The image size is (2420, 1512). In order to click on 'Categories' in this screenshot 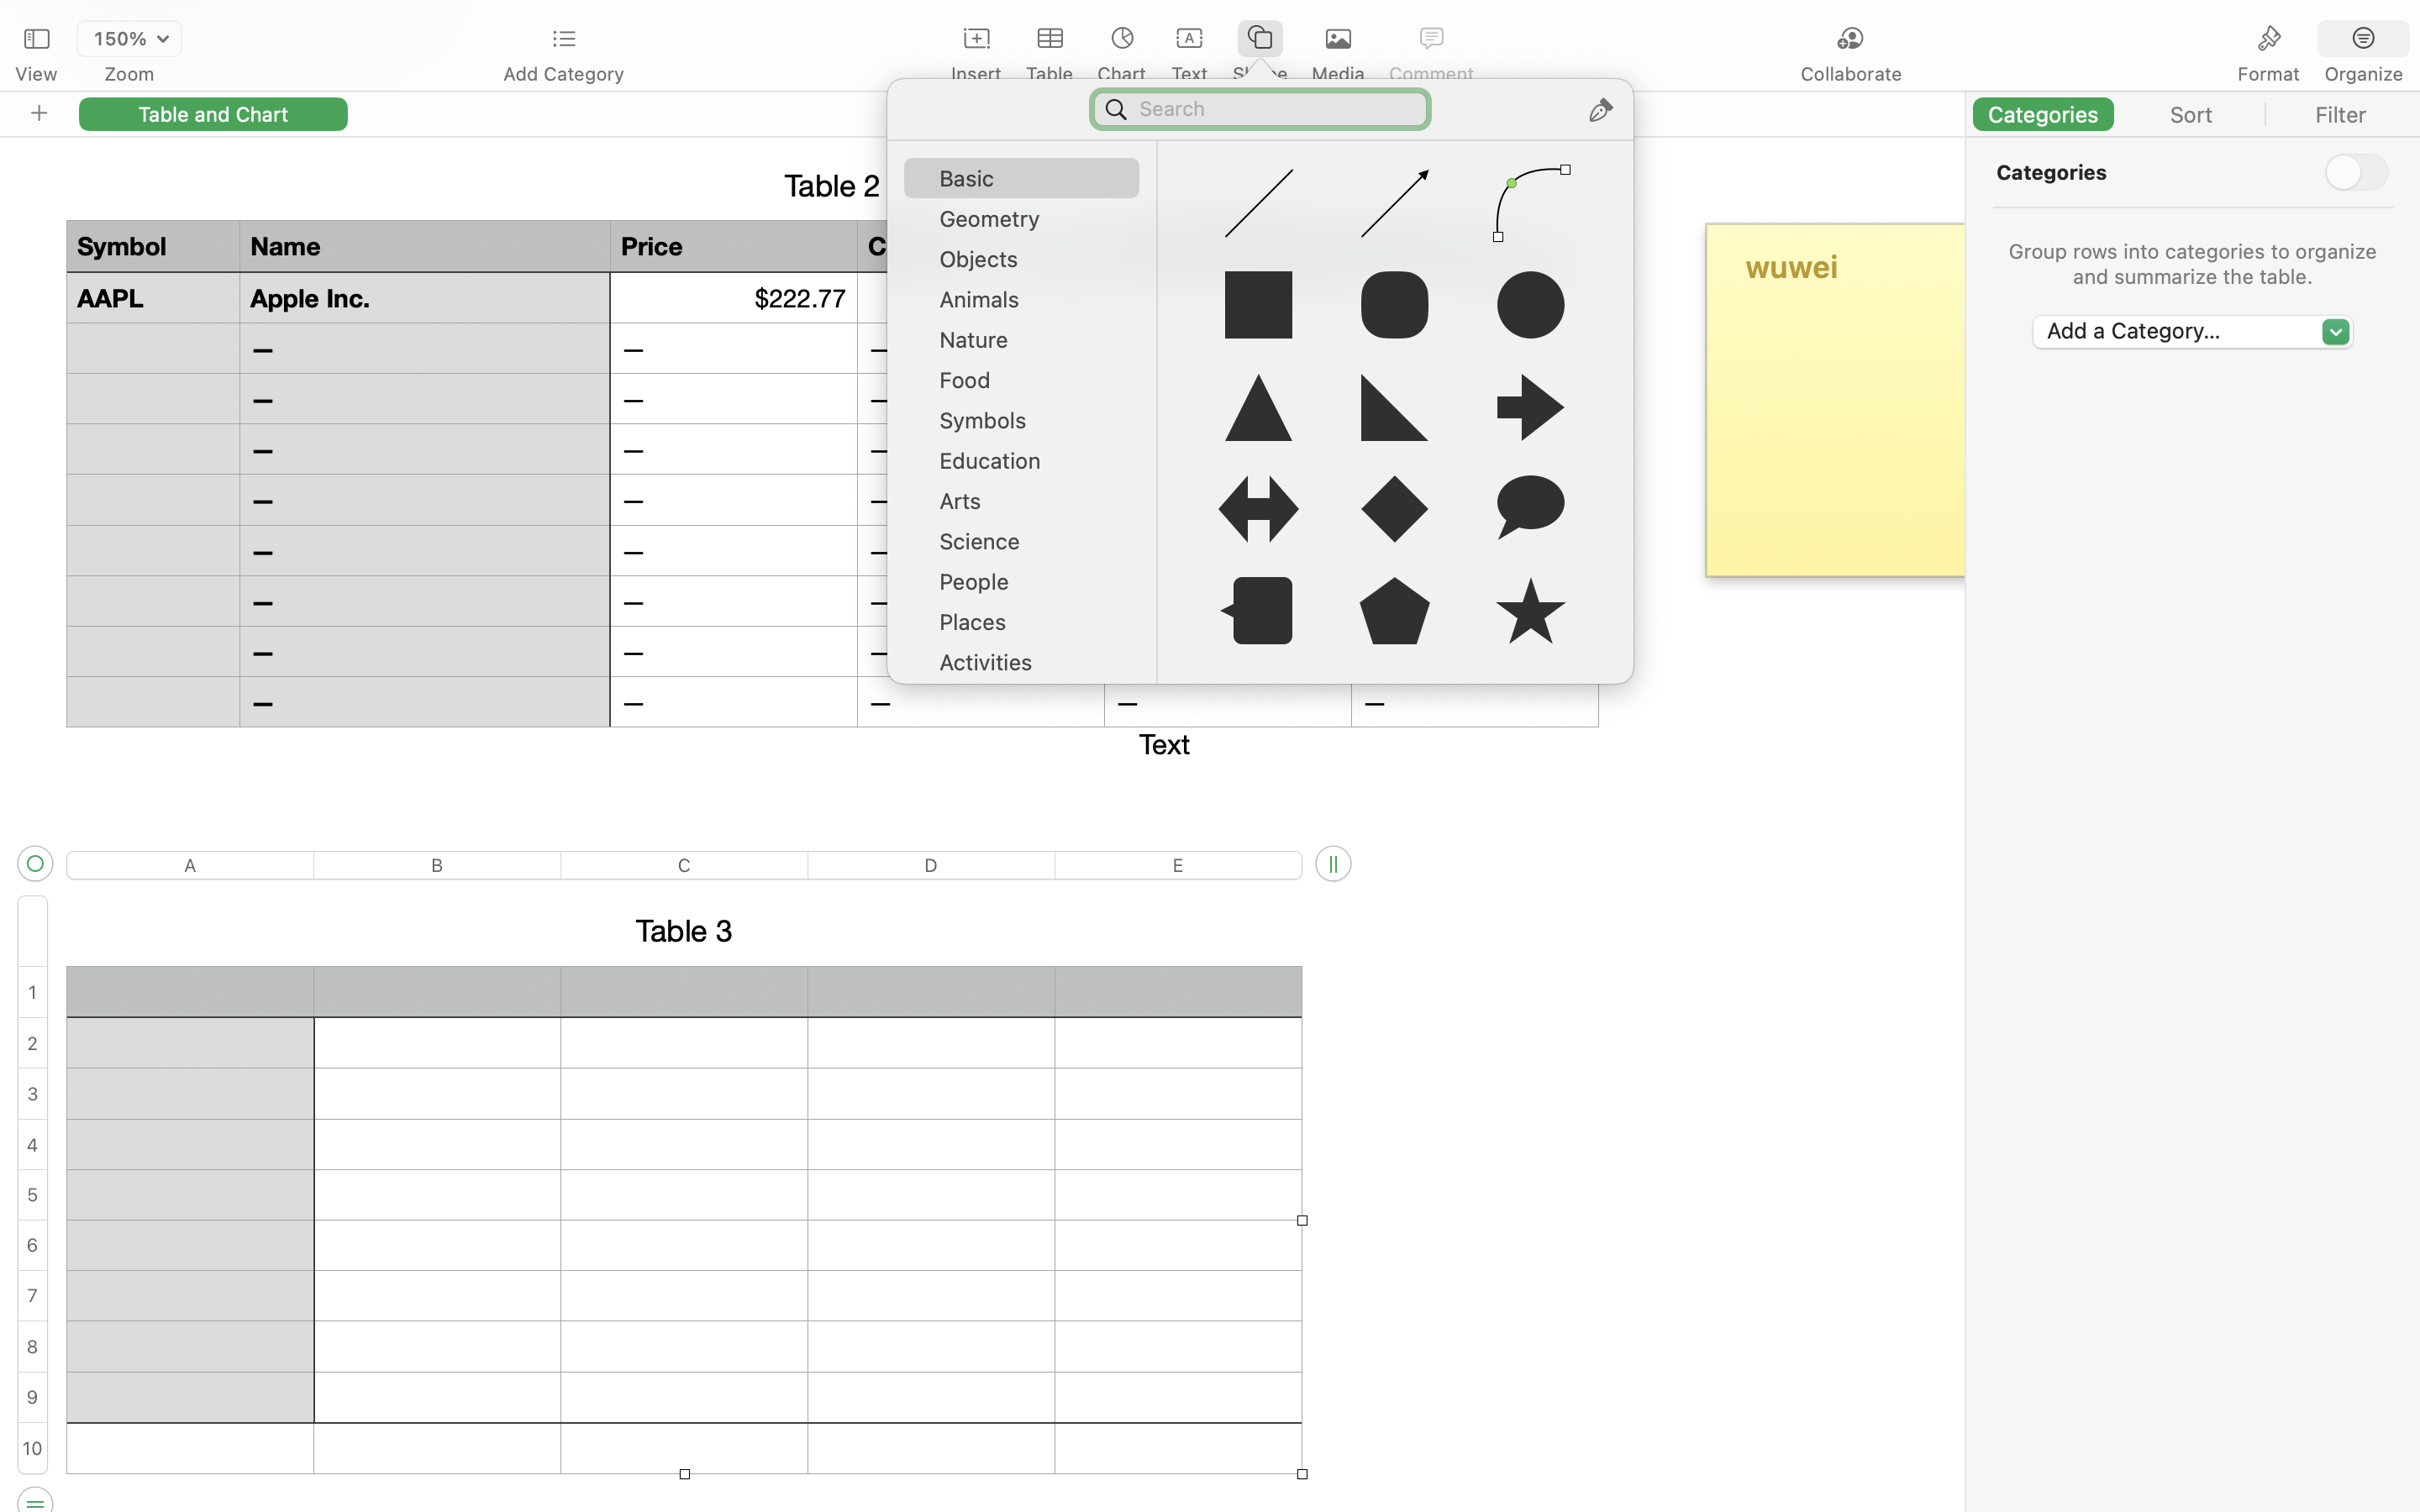, I will do `click(2050, 171)`.